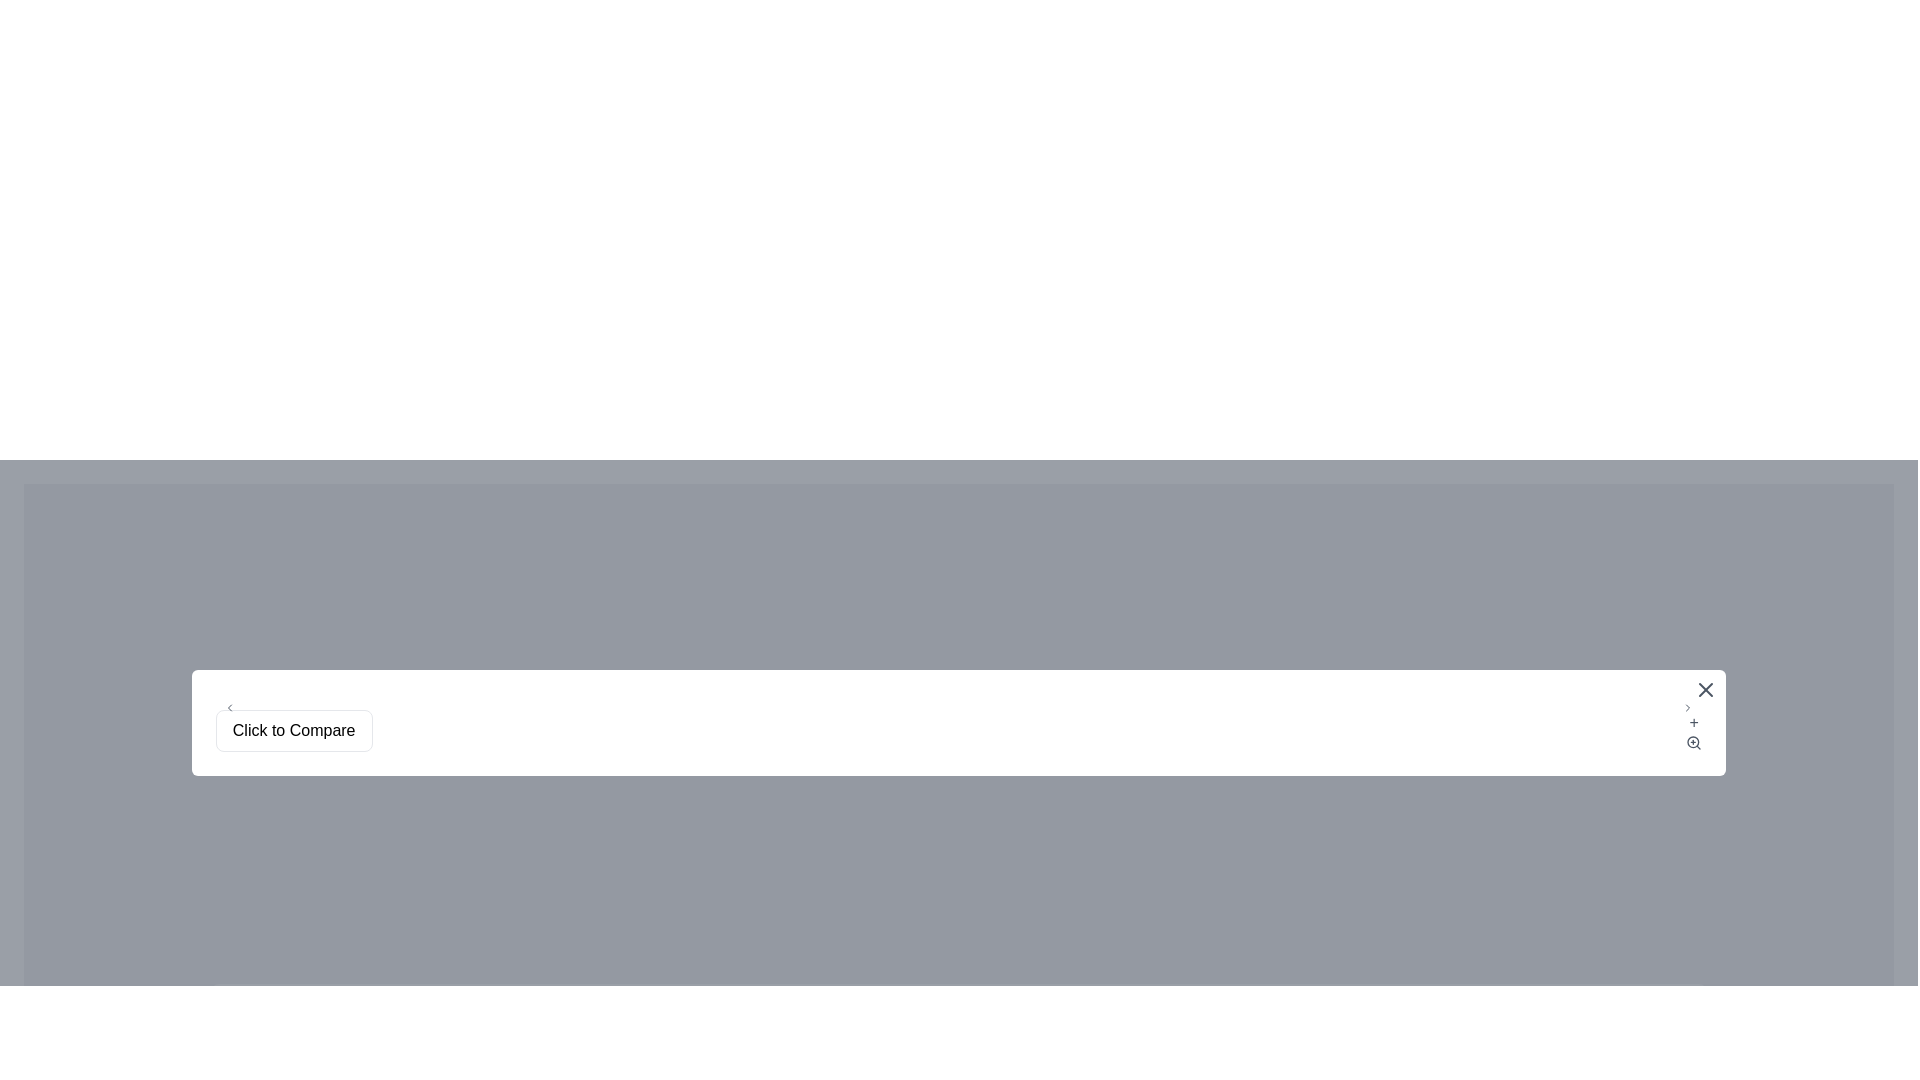 This screenshot has height=1080, width=1920. Describe the element at coordinates (293, 731) in the screenshot. I see `the 'Click to Compare' button, which is a rounded button with a white background and centered text, to observe its hover styling effects` at that location.